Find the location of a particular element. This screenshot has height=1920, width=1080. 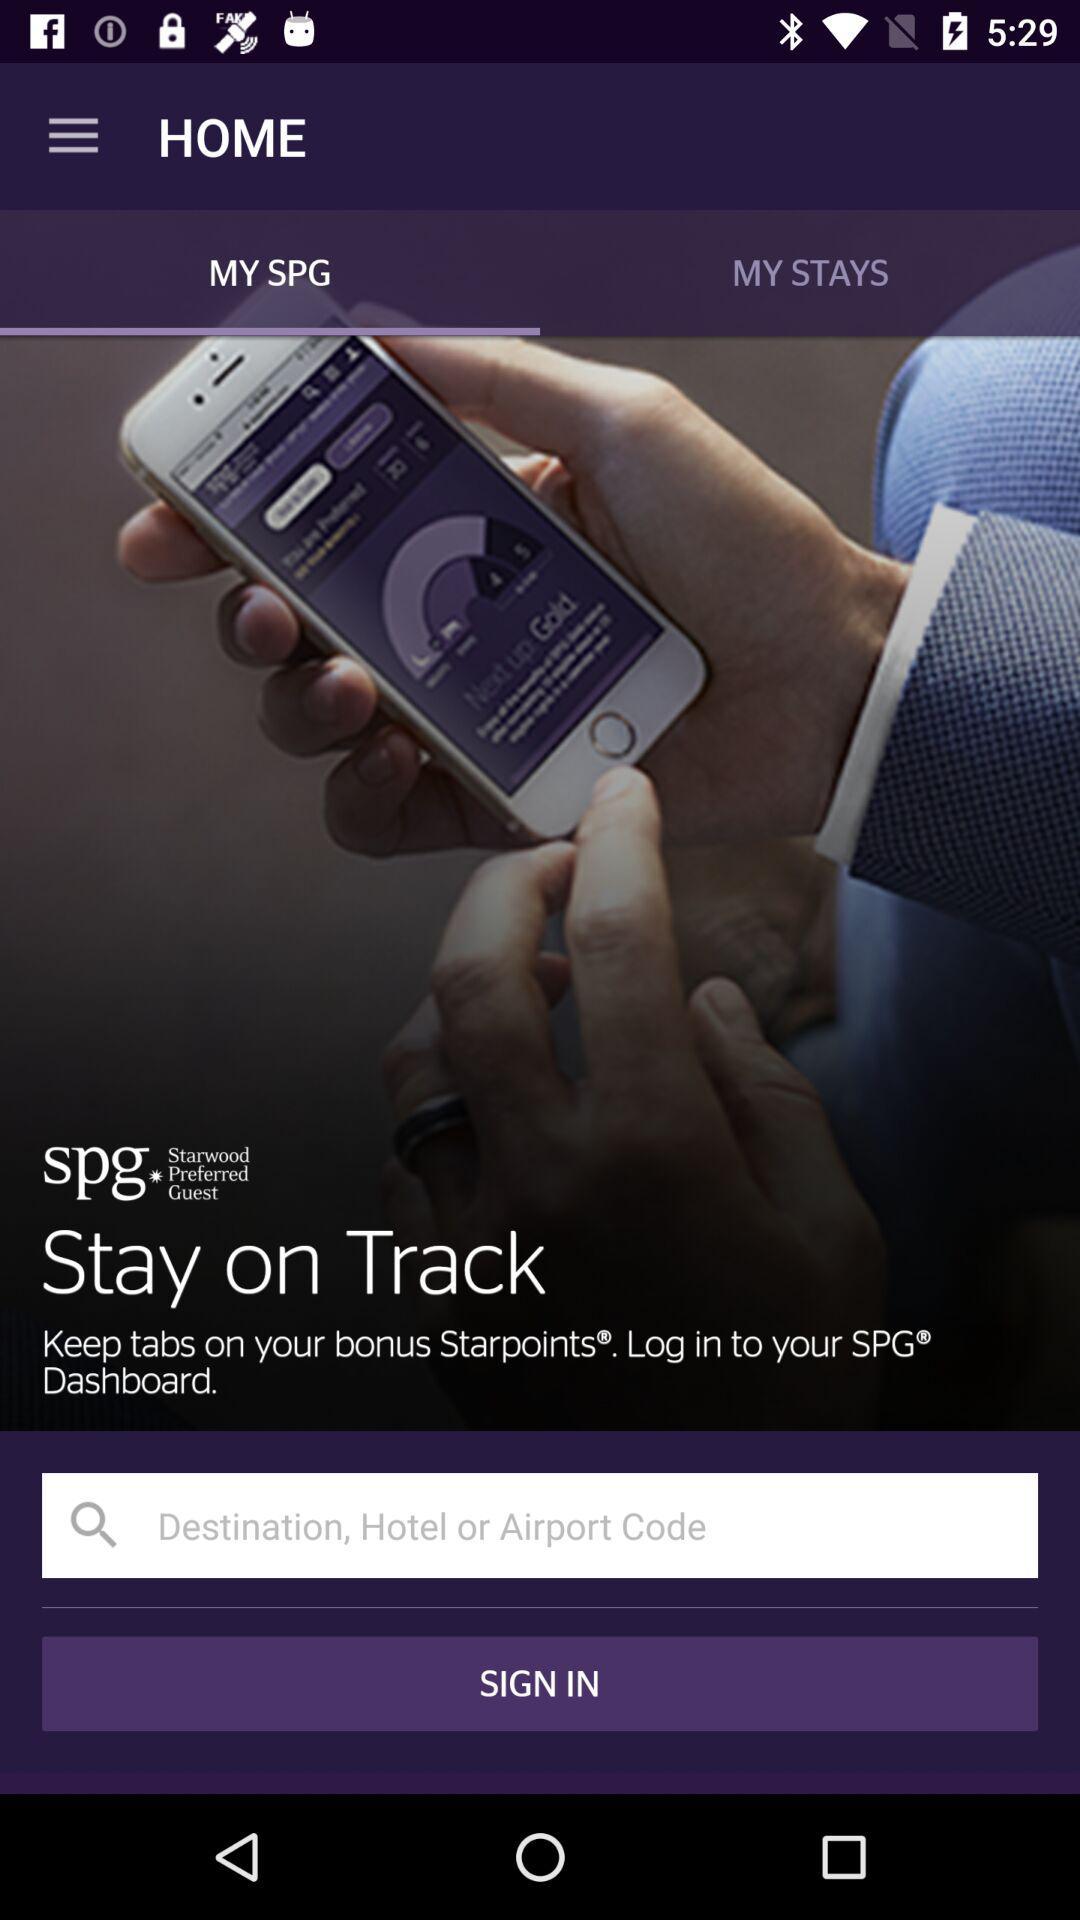

my stays app is located at coordinates (810, 271).